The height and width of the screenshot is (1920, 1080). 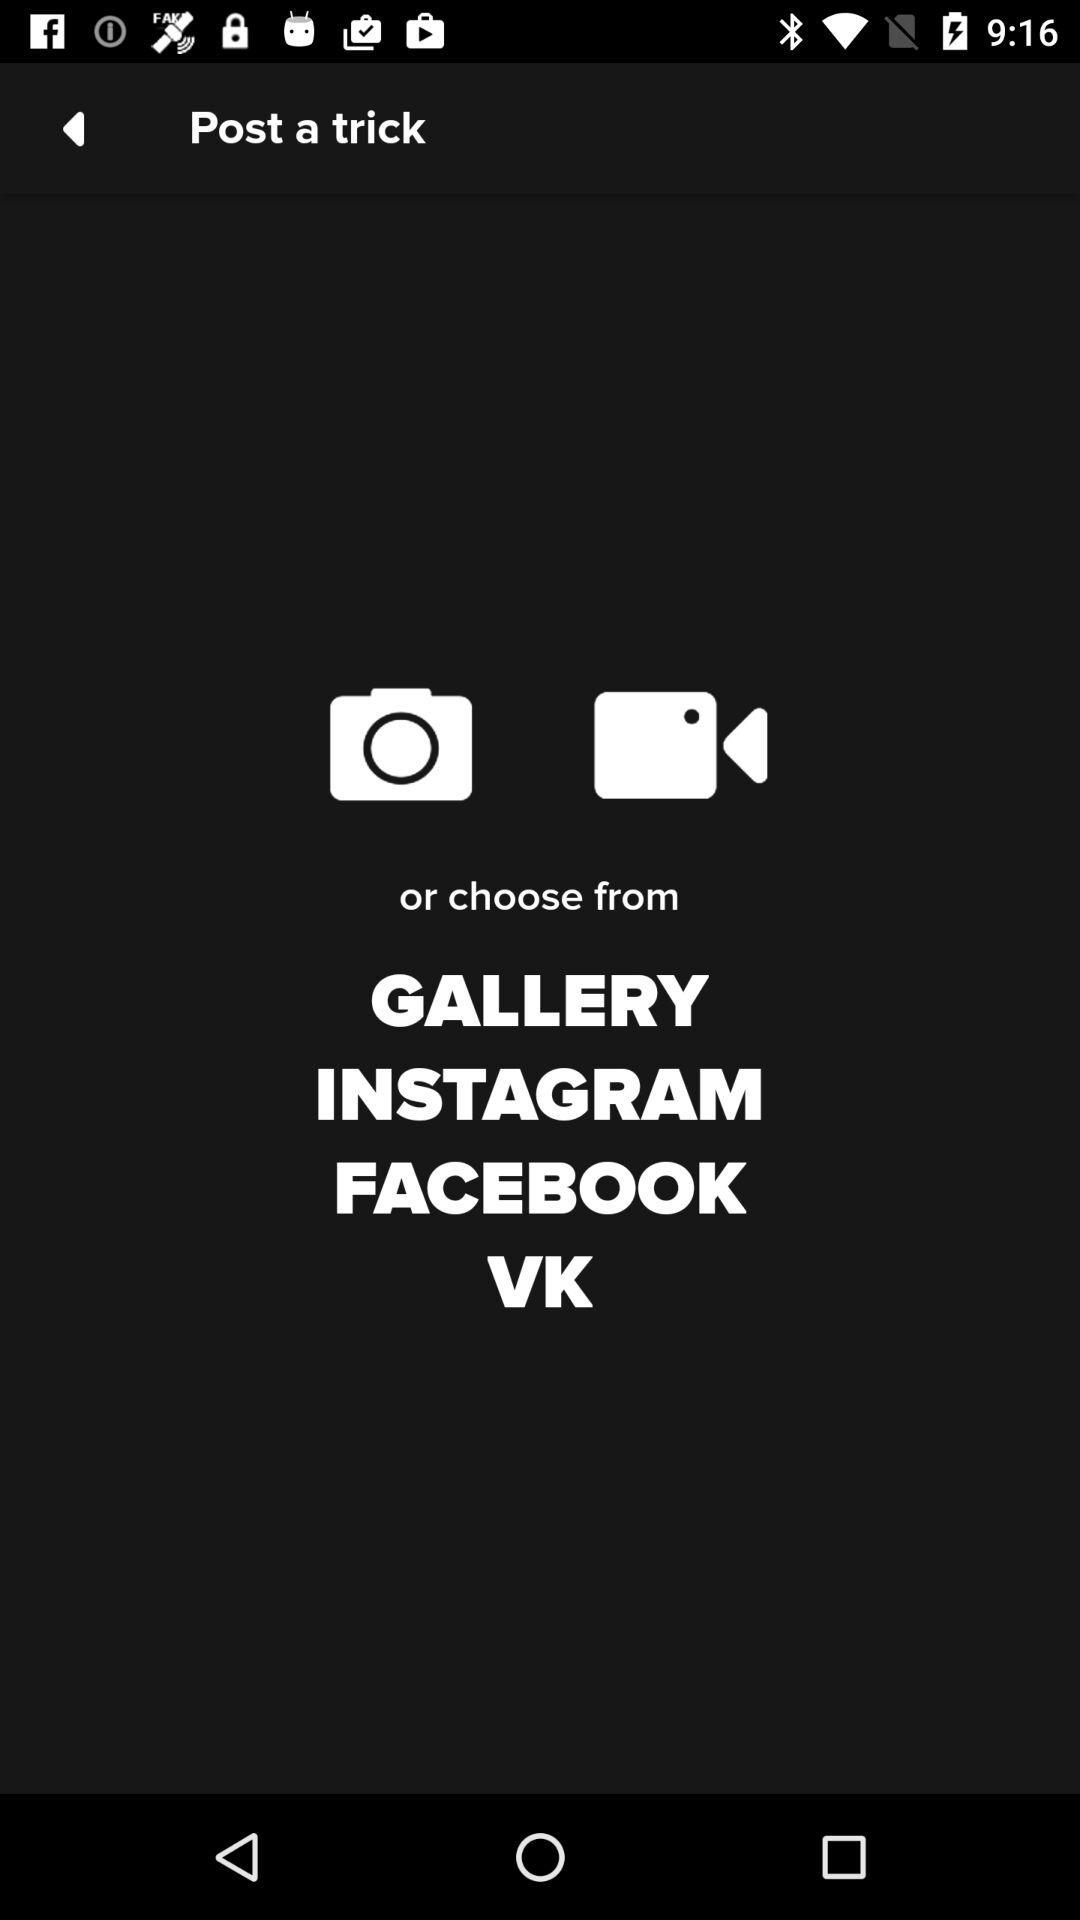 What do you see at coordinates (400, 743) in the screenshot?
I see `the item below the post a trick icon` at bounding box center [400, 743].